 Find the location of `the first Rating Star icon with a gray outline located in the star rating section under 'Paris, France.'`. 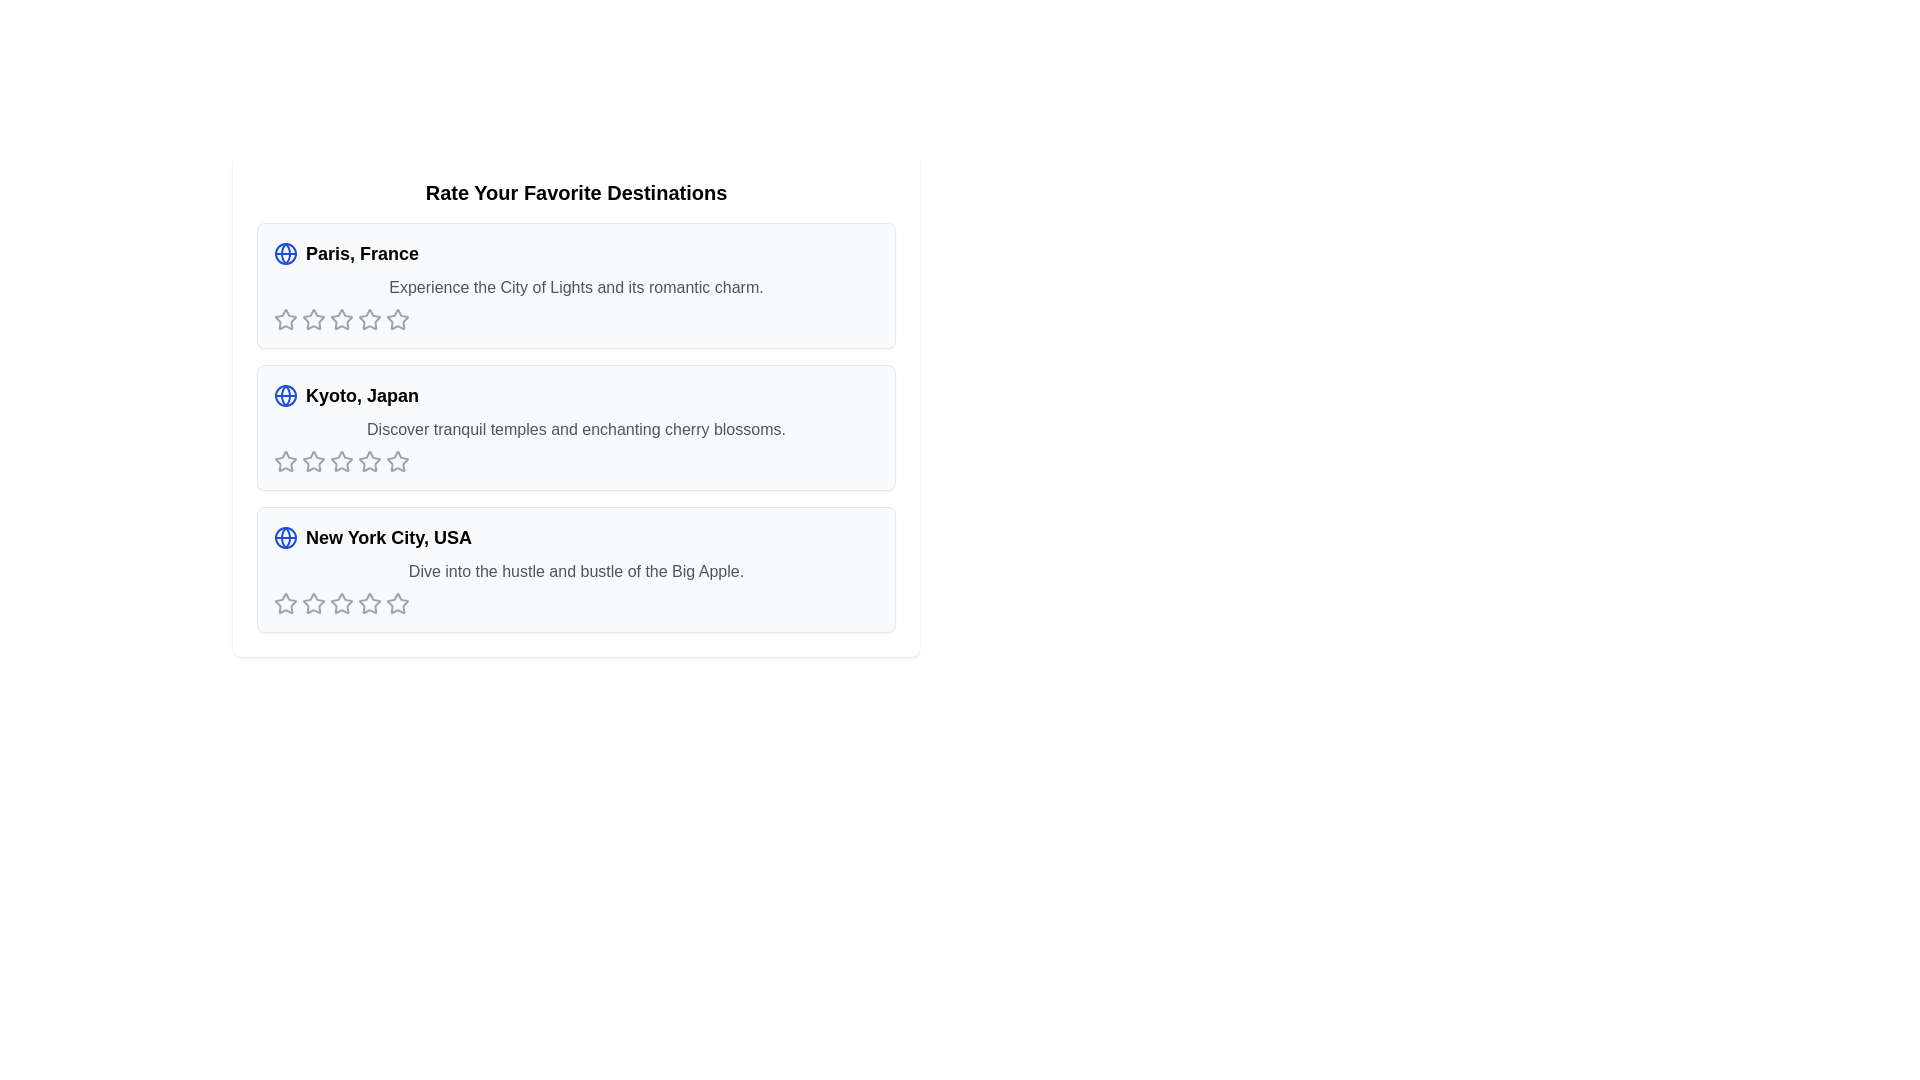

the first Rating Star icon with a gray outline located in the star rating section under 'Paris, France.' is located at coordinates (285, 318).